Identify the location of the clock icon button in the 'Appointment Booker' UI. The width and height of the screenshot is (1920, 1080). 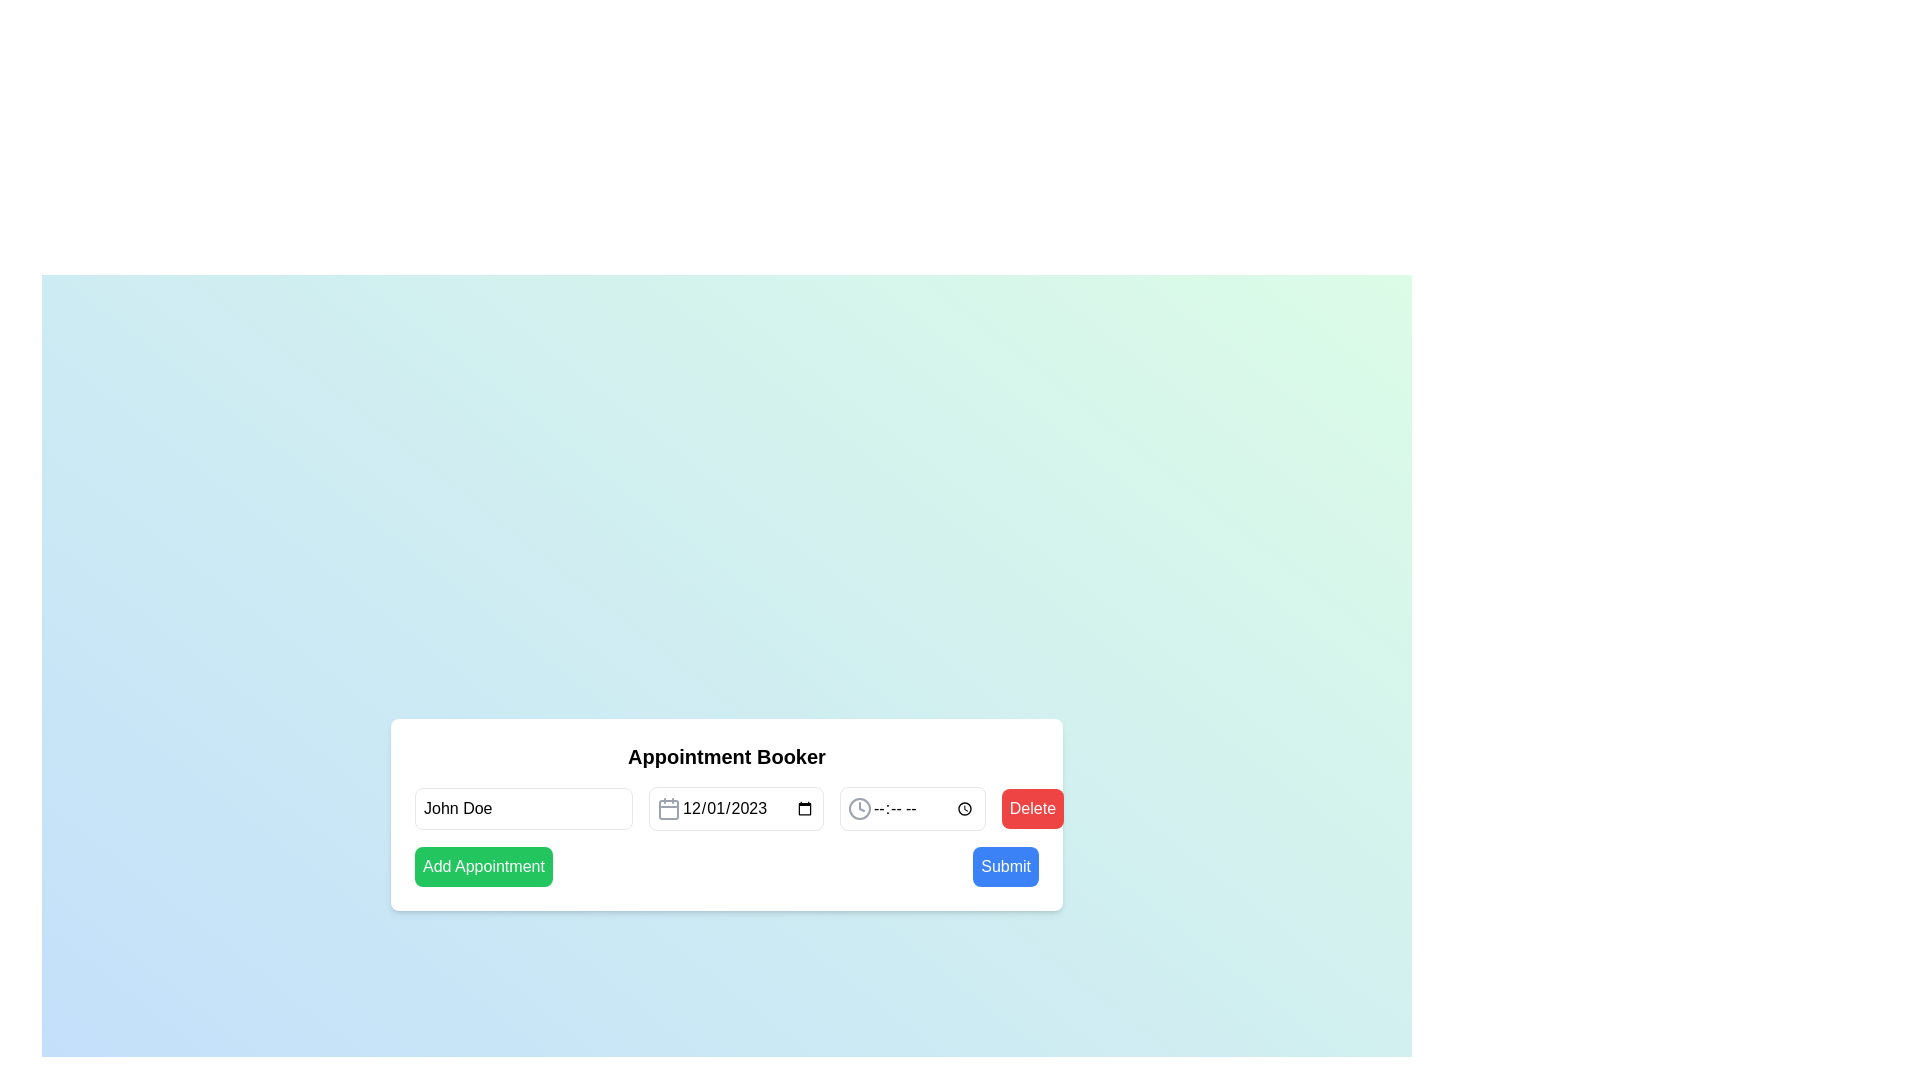
(859, 808).